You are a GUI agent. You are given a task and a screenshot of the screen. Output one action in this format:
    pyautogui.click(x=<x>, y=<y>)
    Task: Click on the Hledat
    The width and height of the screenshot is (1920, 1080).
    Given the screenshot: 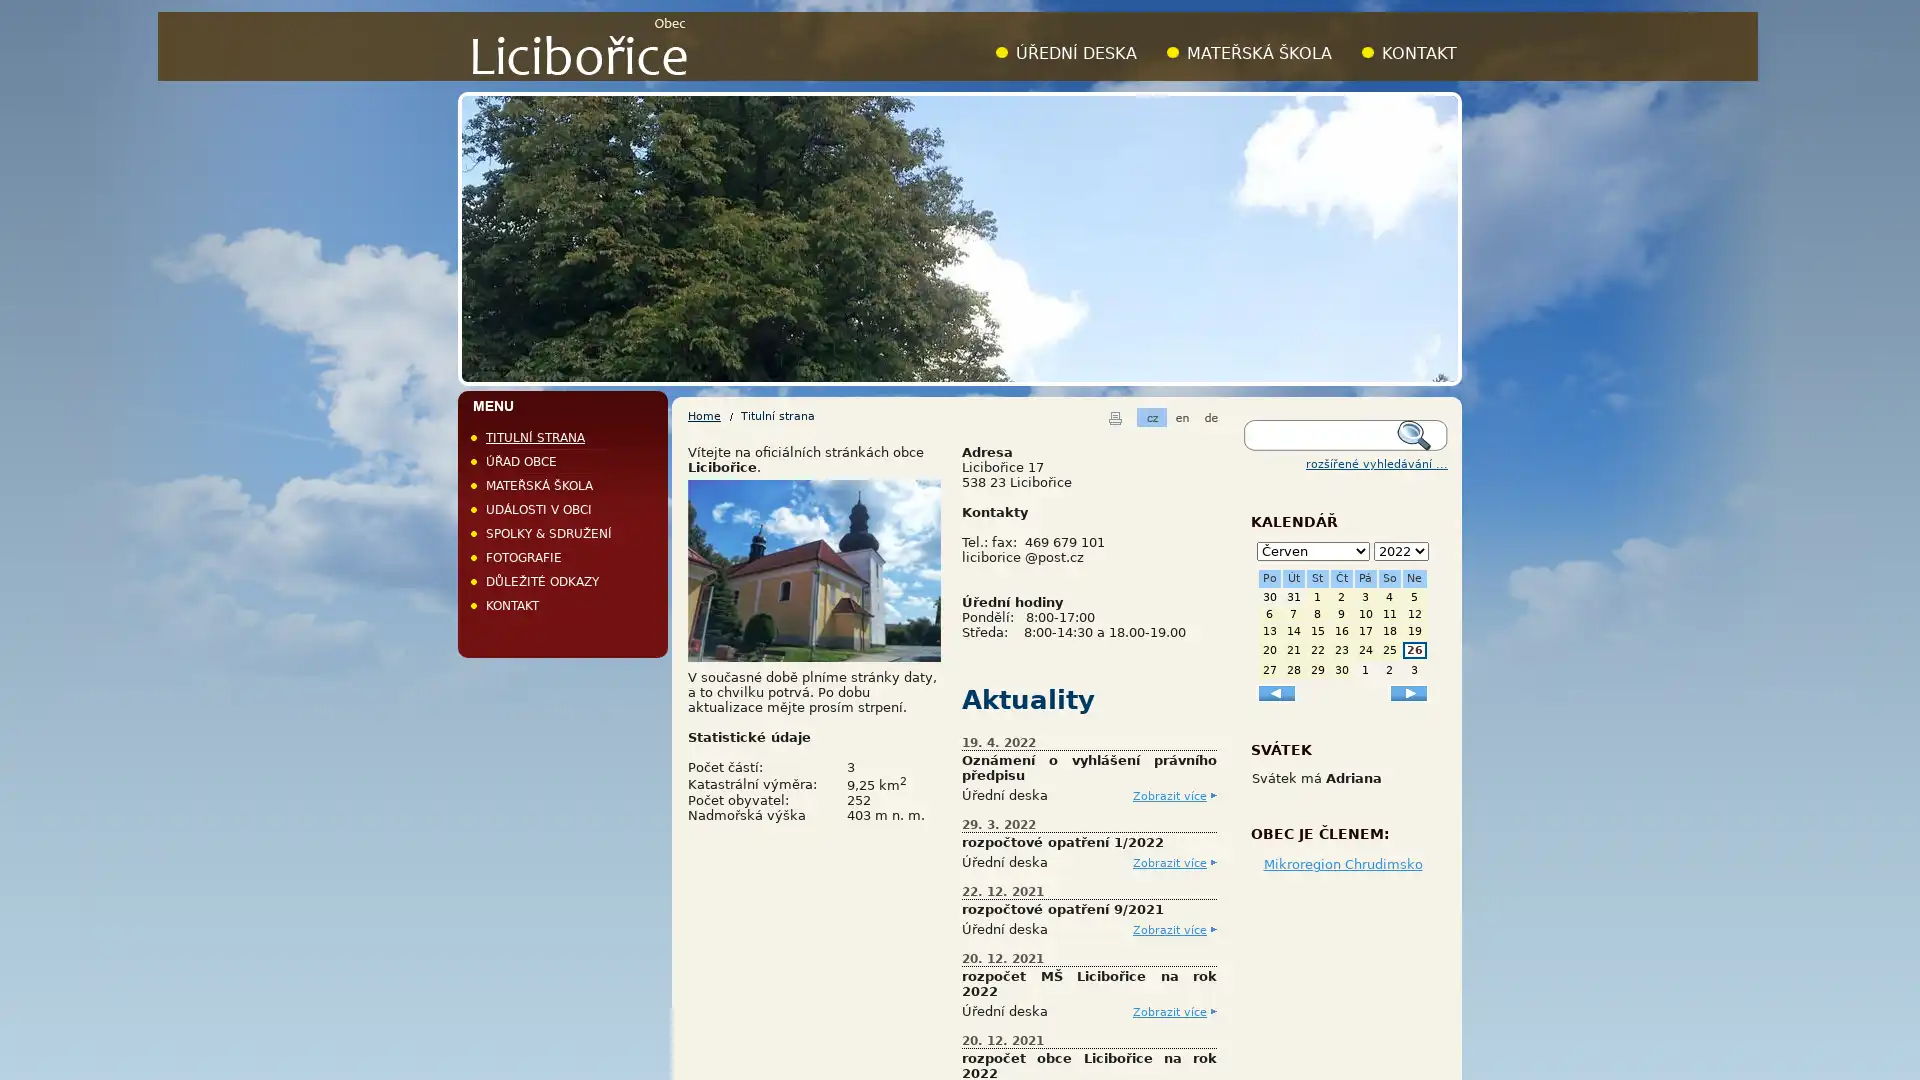 What is the action you would take?
    pyautogui.click(x=1419, y=434)
    